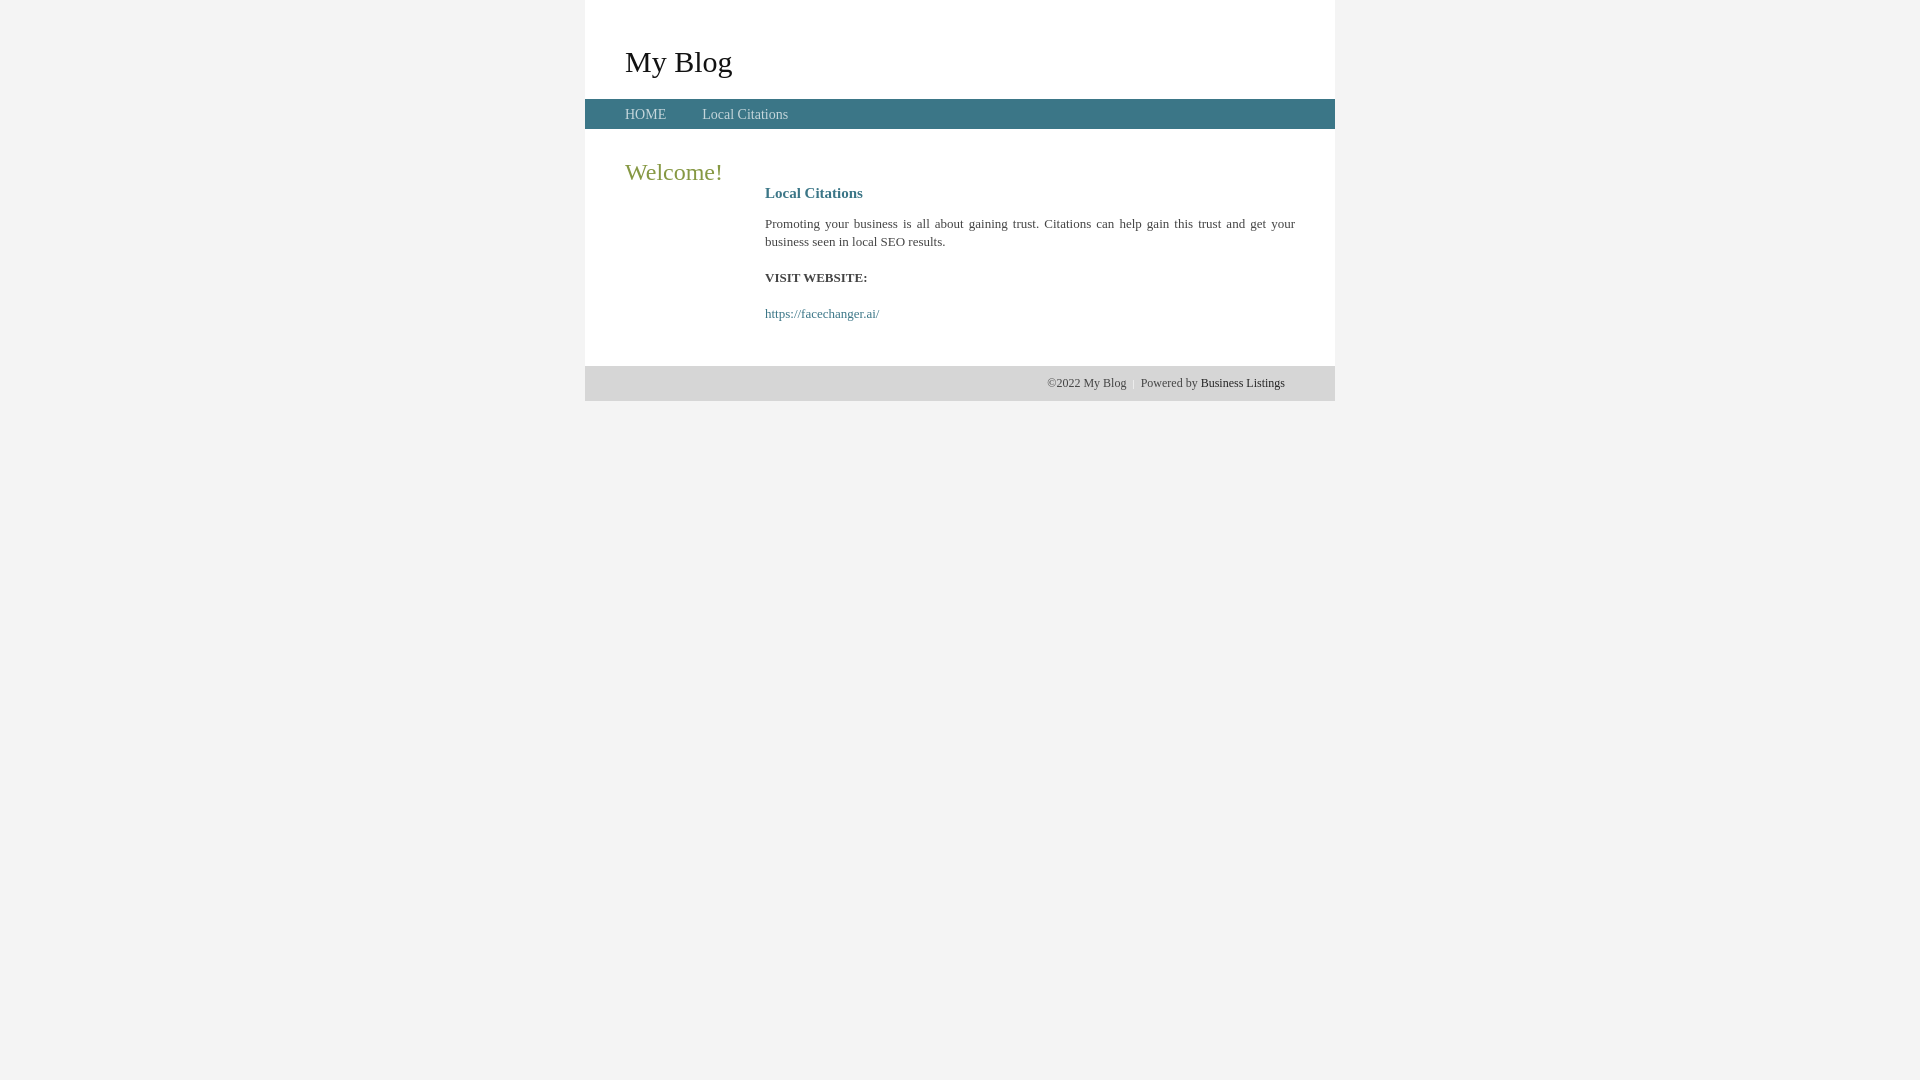 The height and width of the screenshot is (1080, 1920). What do you see at coordinates (701, 114) in the screenshot?
I see `'Local Citations'` at bounding box center [701, 114].